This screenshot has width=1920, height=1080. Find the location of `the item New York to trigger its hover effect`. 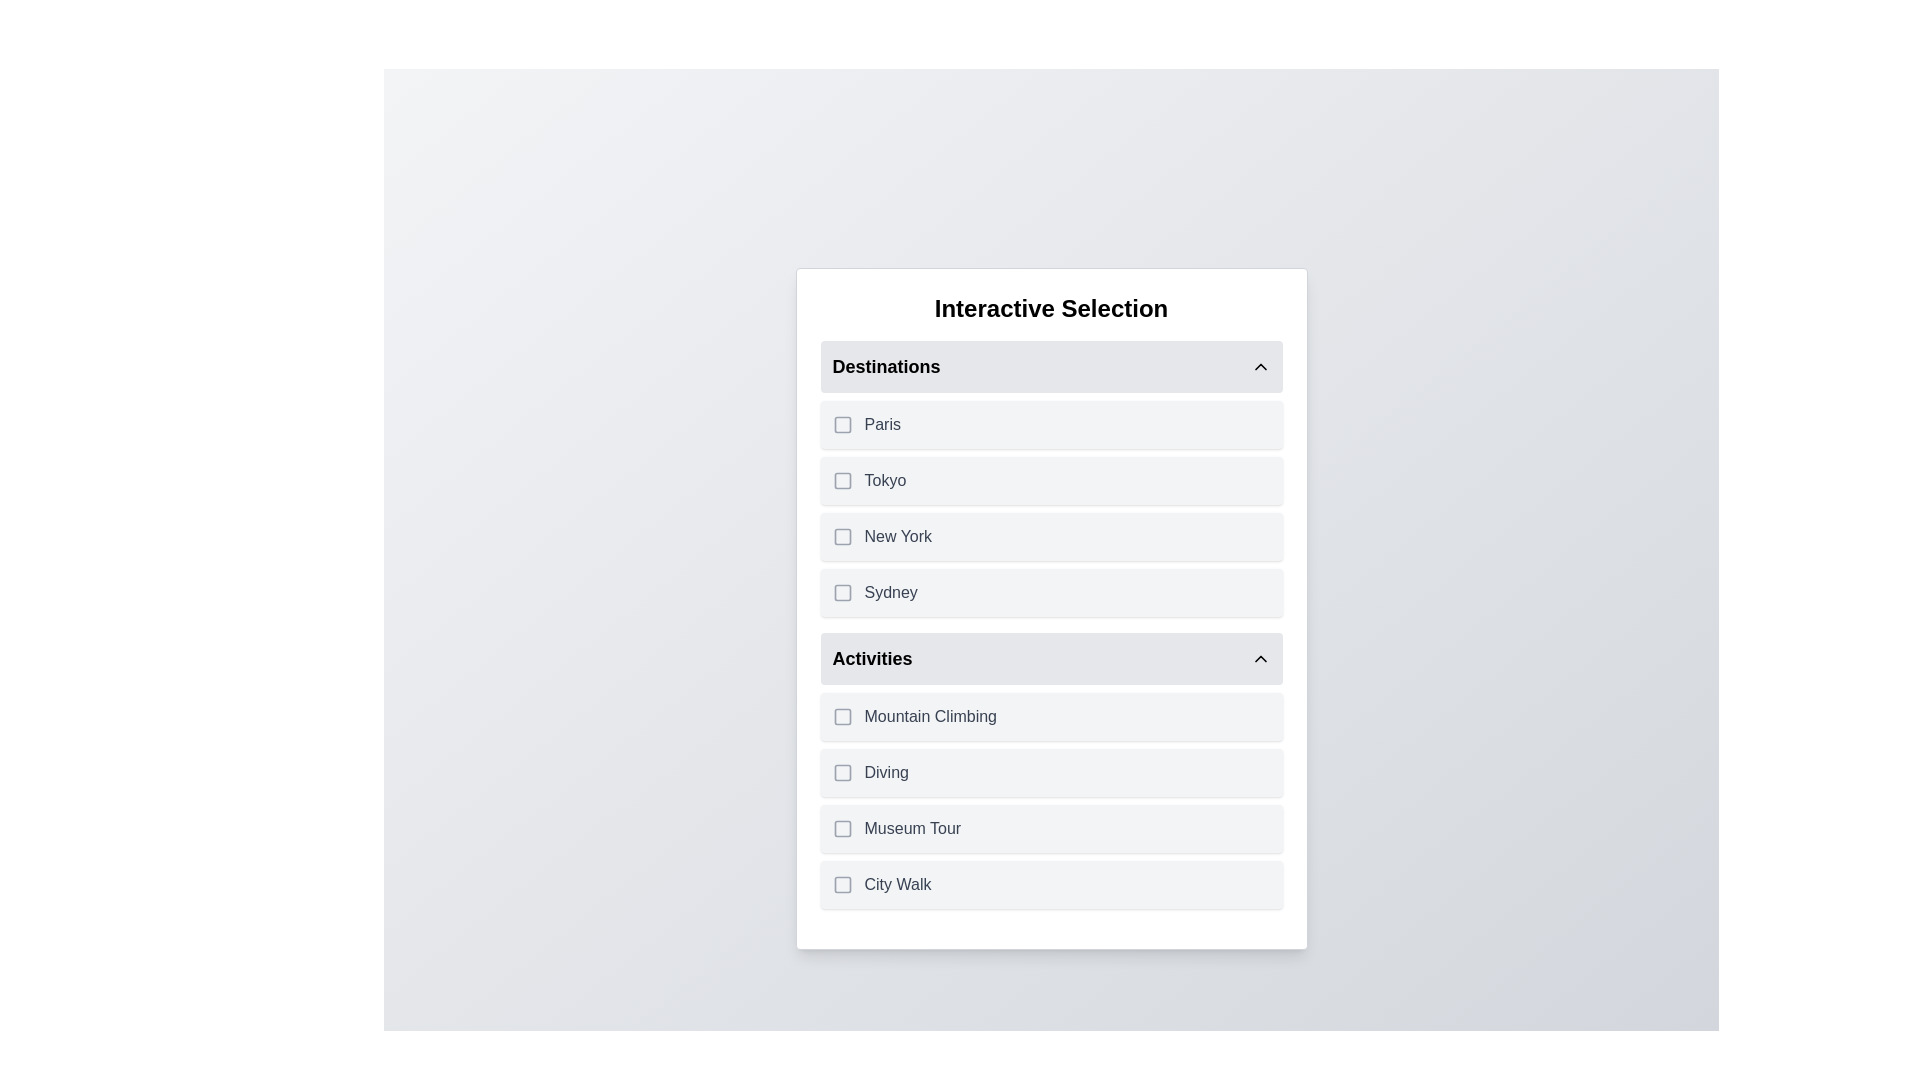

the item New York to trigger its hover effect is located at coordinates (1050, 535).